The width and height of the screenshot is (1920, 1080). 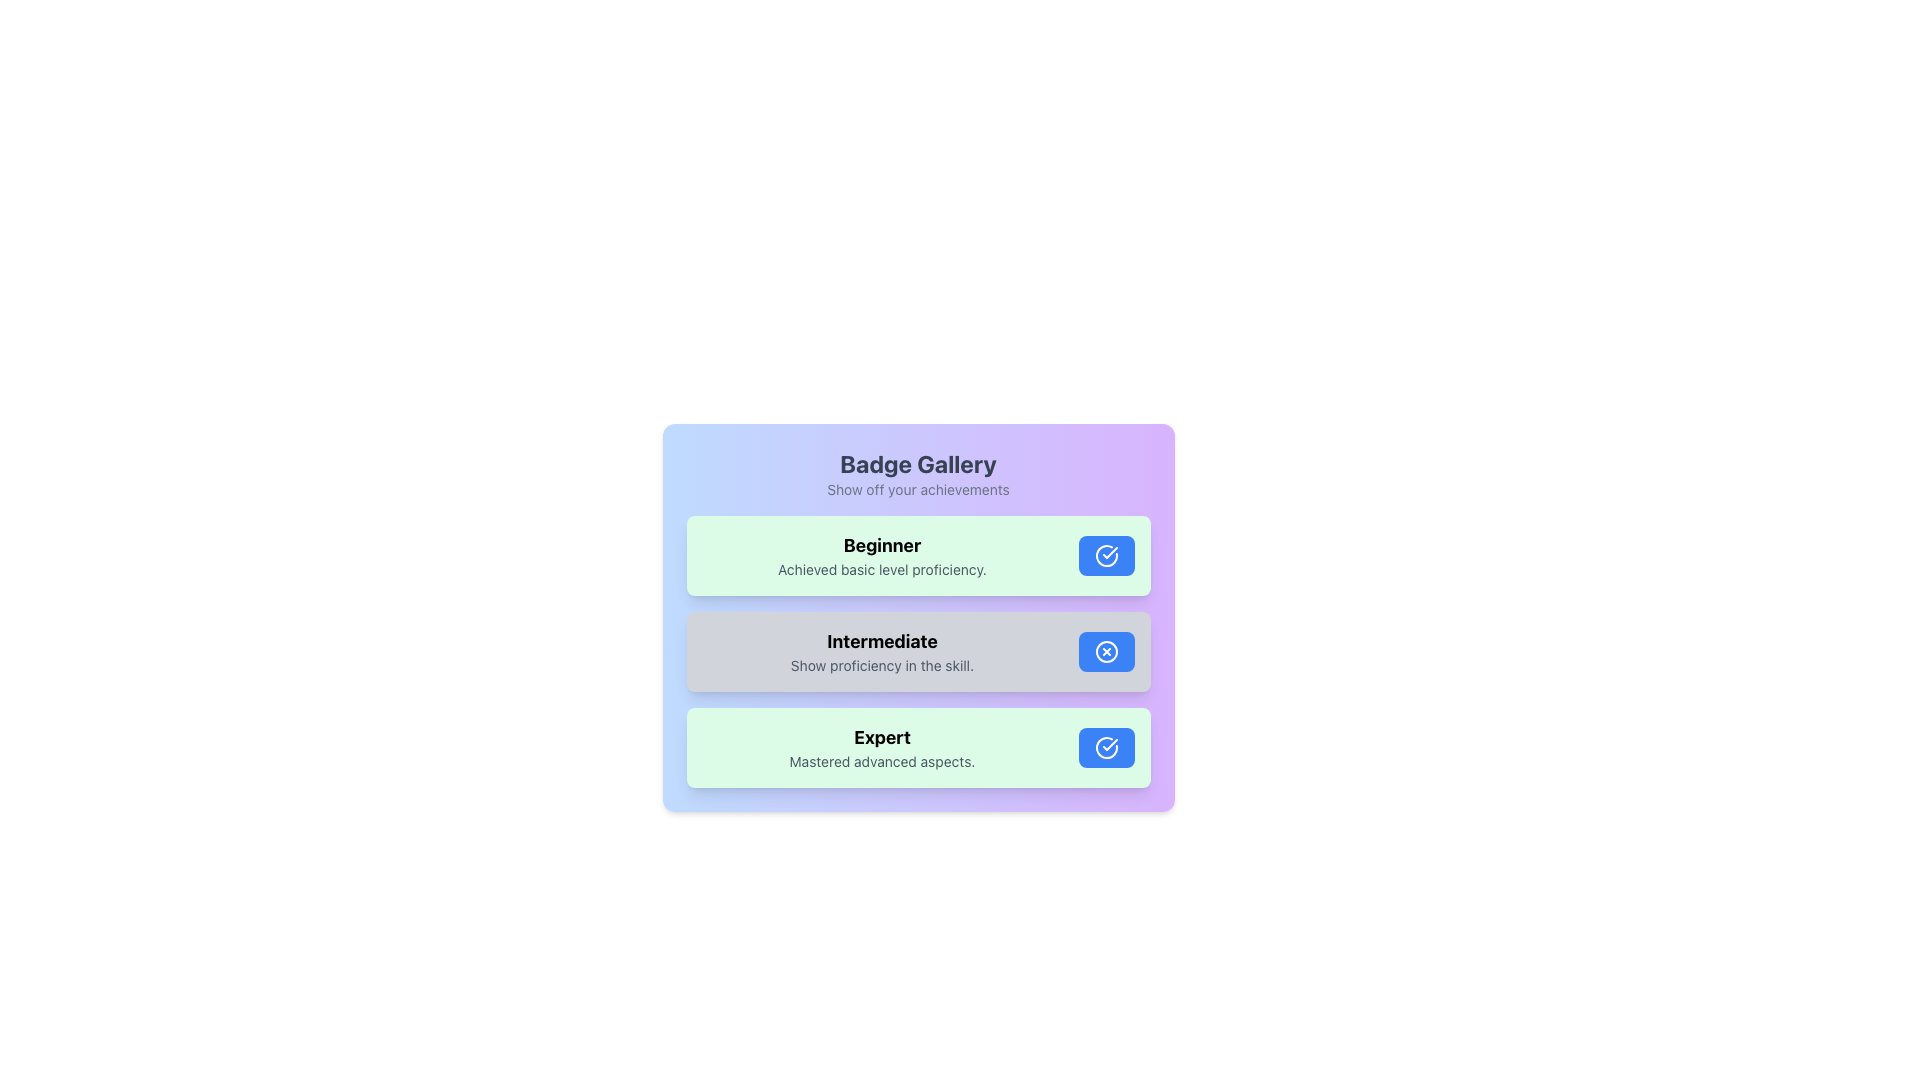 I want to click on the text block displaying 'Beginner' and 'Achieved basic level proficiency' with a light green background, located at the first position in the vertically stacked list of panels, so click(x=881, y=555).